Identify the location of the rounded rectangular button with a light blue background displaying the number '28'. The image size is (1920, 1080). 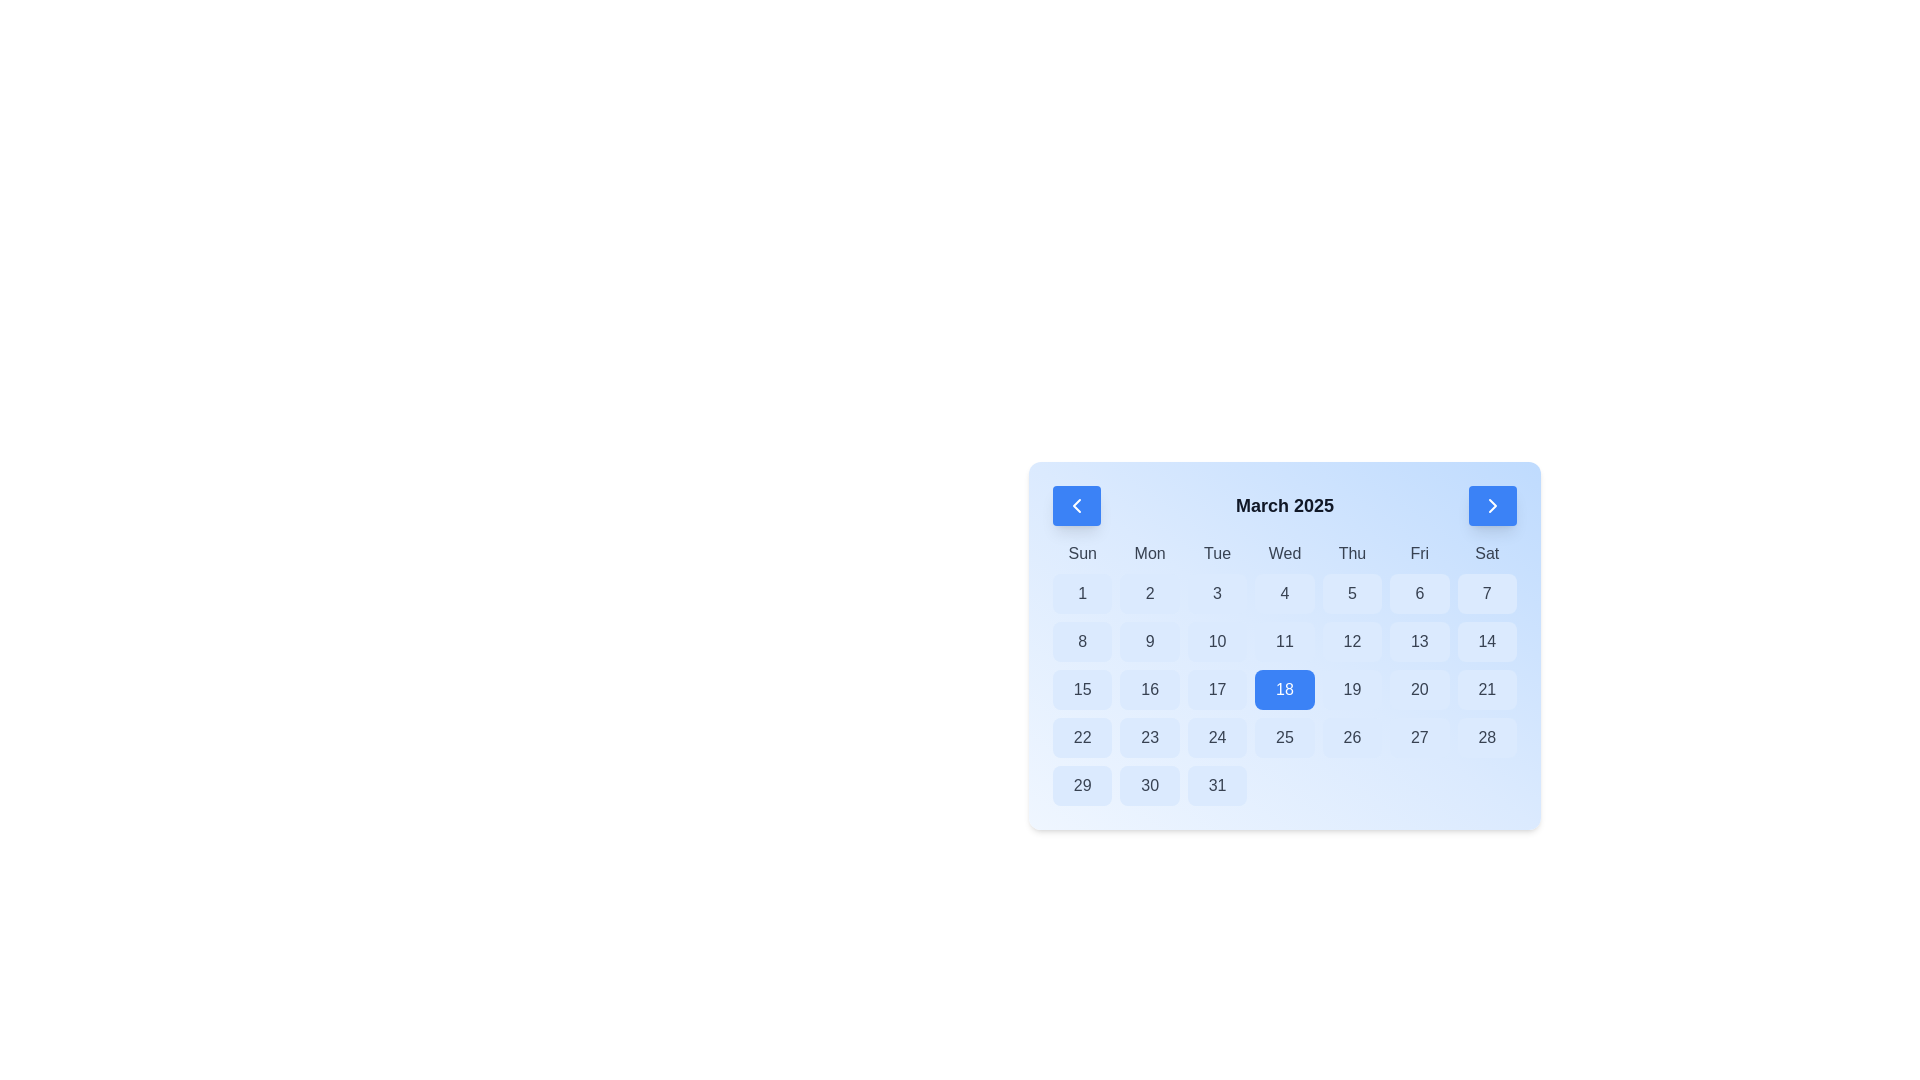
(1487, 737).